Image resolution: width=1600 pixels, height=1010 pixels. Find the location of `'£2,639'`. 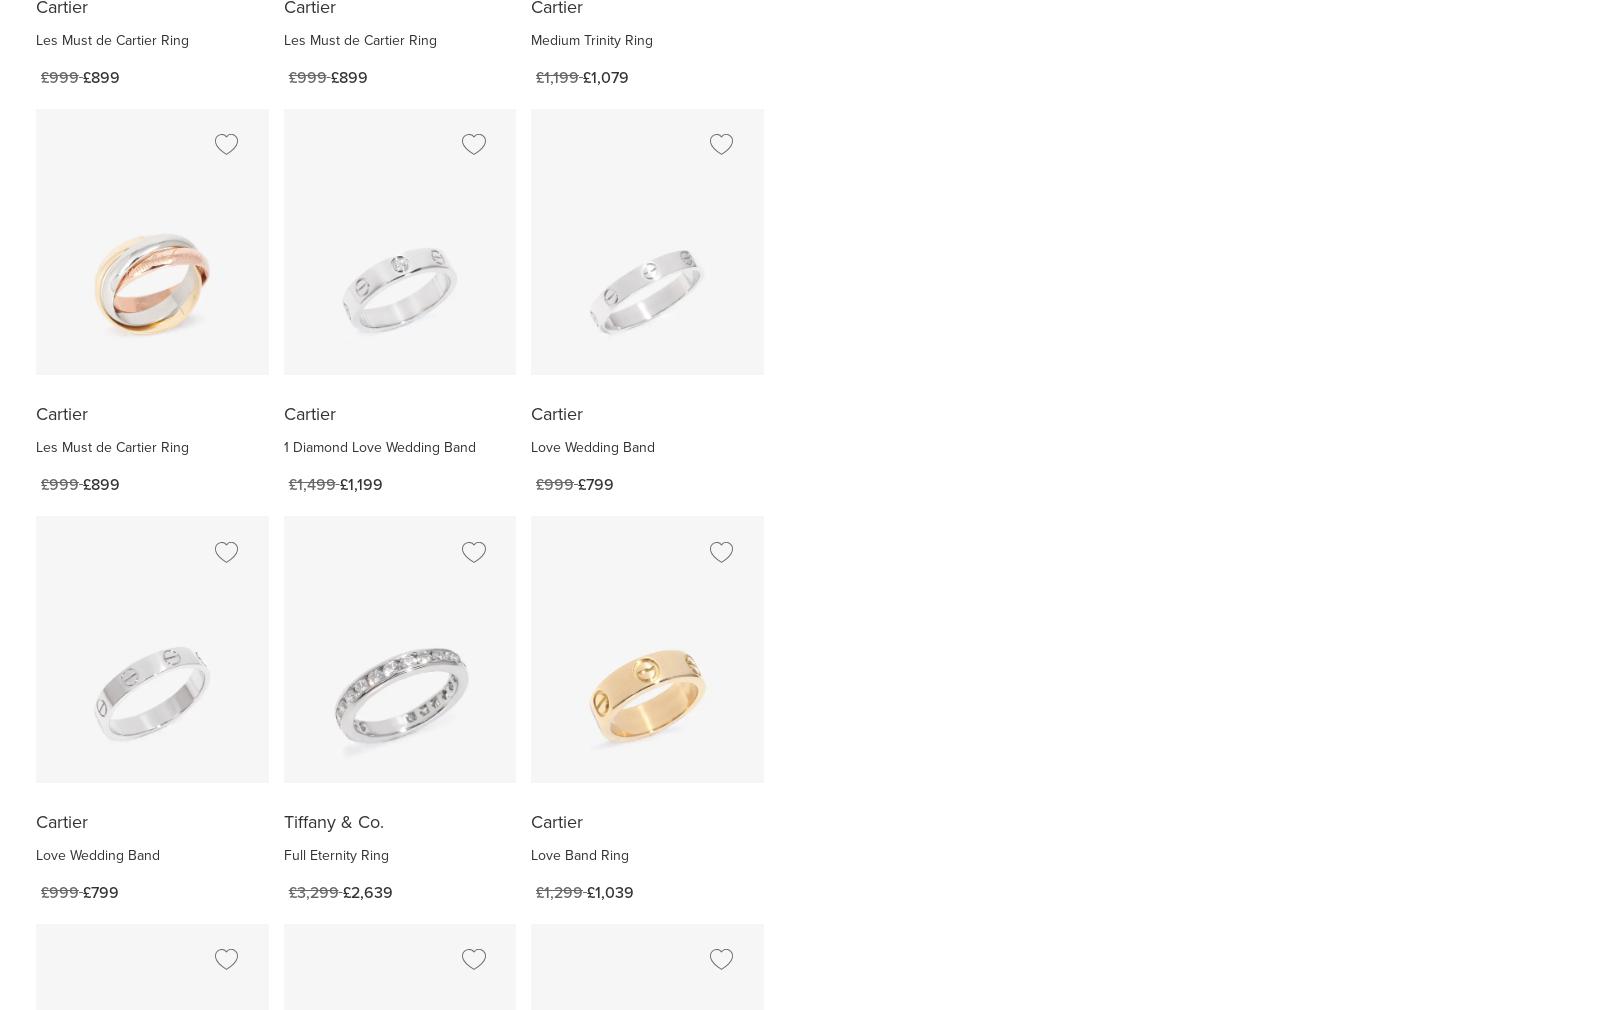

'£2,639' is located at coordinates (367, 891).